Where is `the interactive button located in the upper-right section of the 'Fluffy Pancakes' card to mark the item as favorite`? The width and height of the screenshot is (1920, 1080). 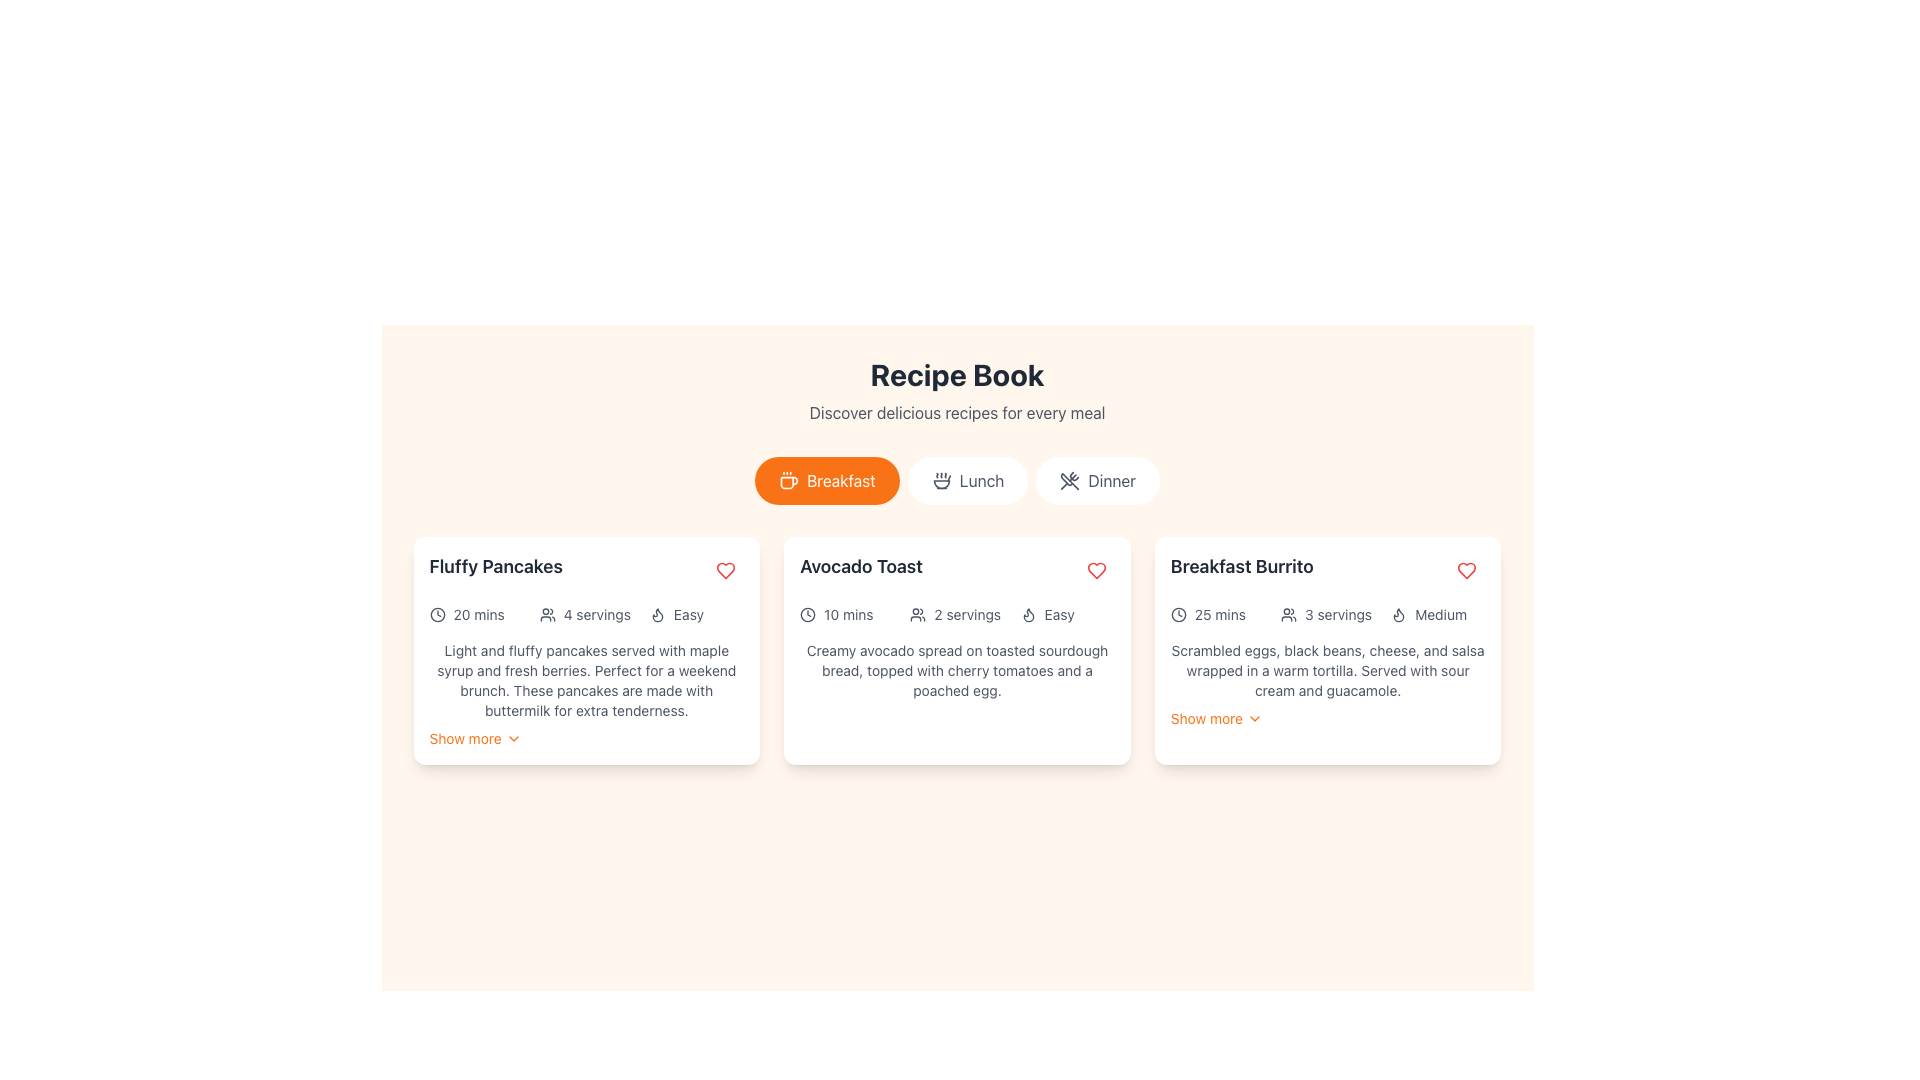
the interactive button located in the upper-right section of the 'Fluffy Pancakes' card to mark the item as favorite is located at coordinates (725, 570).